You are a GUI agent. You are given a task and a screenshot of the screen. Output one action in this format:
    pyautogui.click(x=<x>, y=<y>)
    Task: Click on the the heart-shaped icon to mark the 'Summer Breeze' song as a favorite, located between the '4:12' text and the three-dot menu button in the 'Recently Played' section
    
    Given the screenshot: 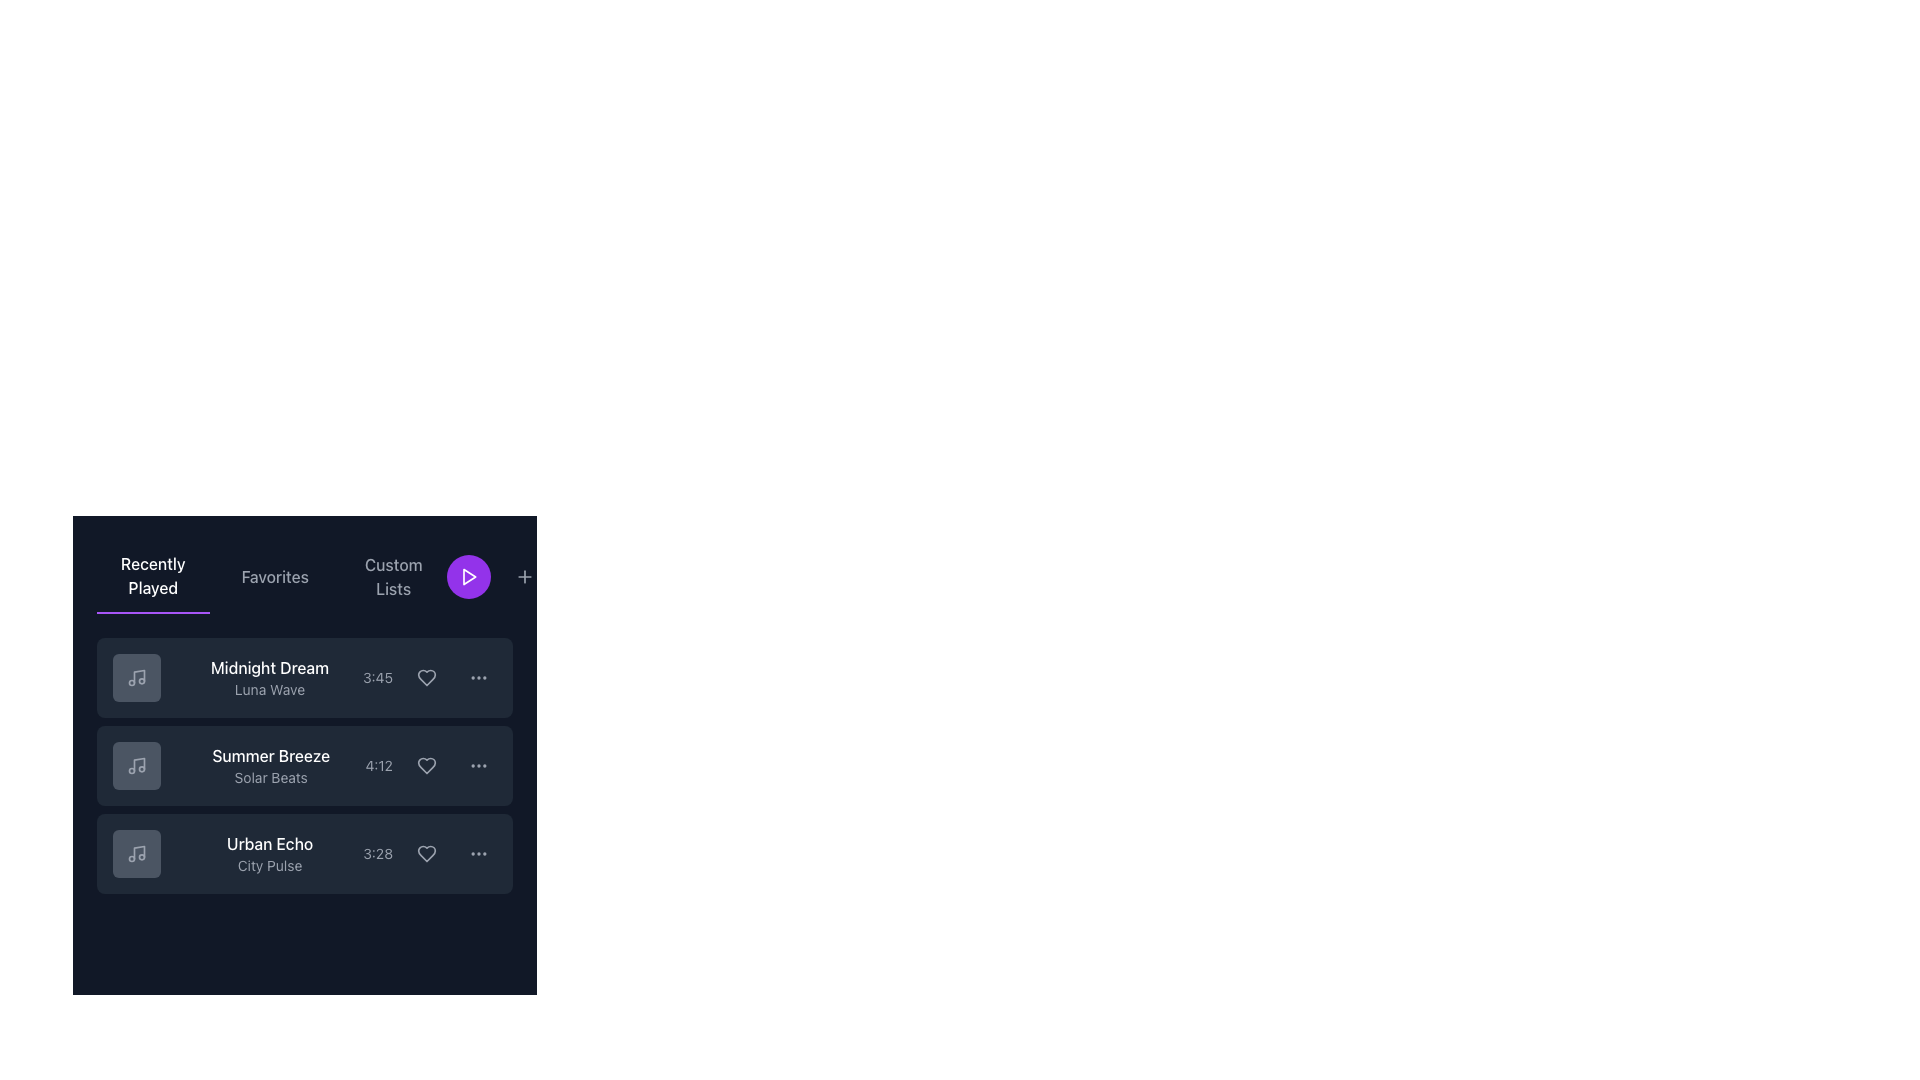 What is the action you would take?
    pyautogui.click(x=430, y=765)
    